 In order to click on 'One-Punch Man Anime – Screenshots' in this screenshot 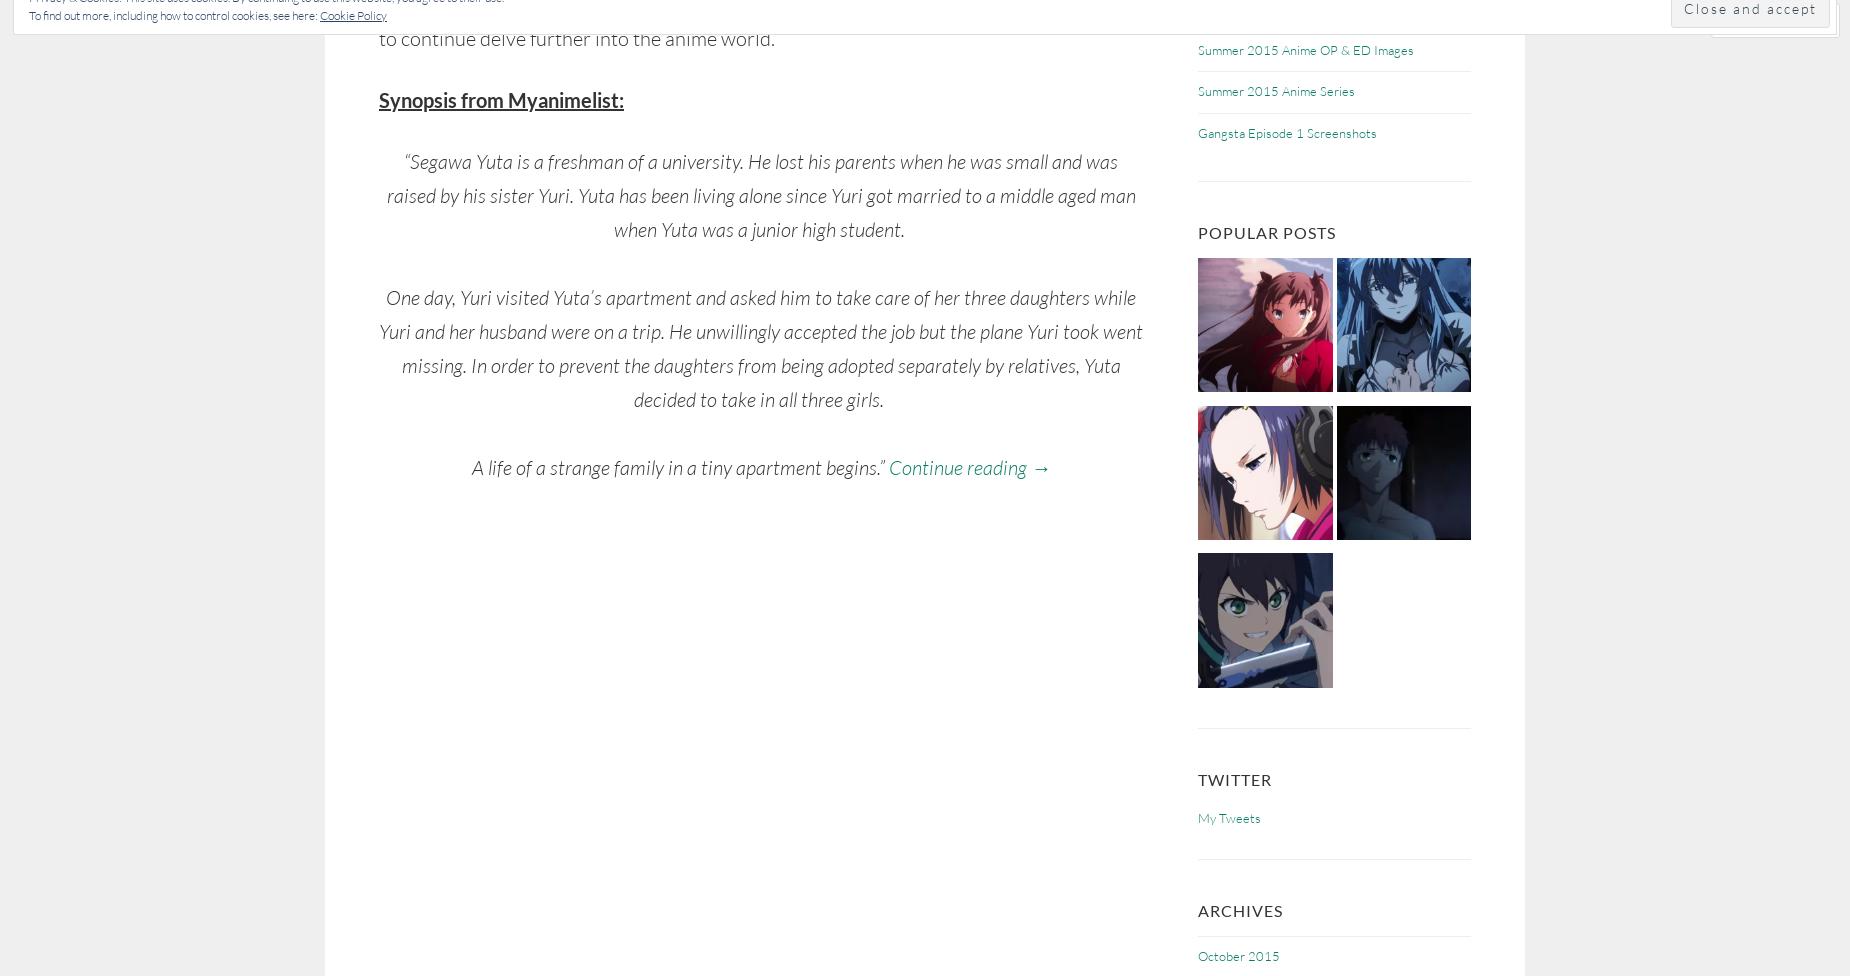, I will do `click(1303, 8)`.